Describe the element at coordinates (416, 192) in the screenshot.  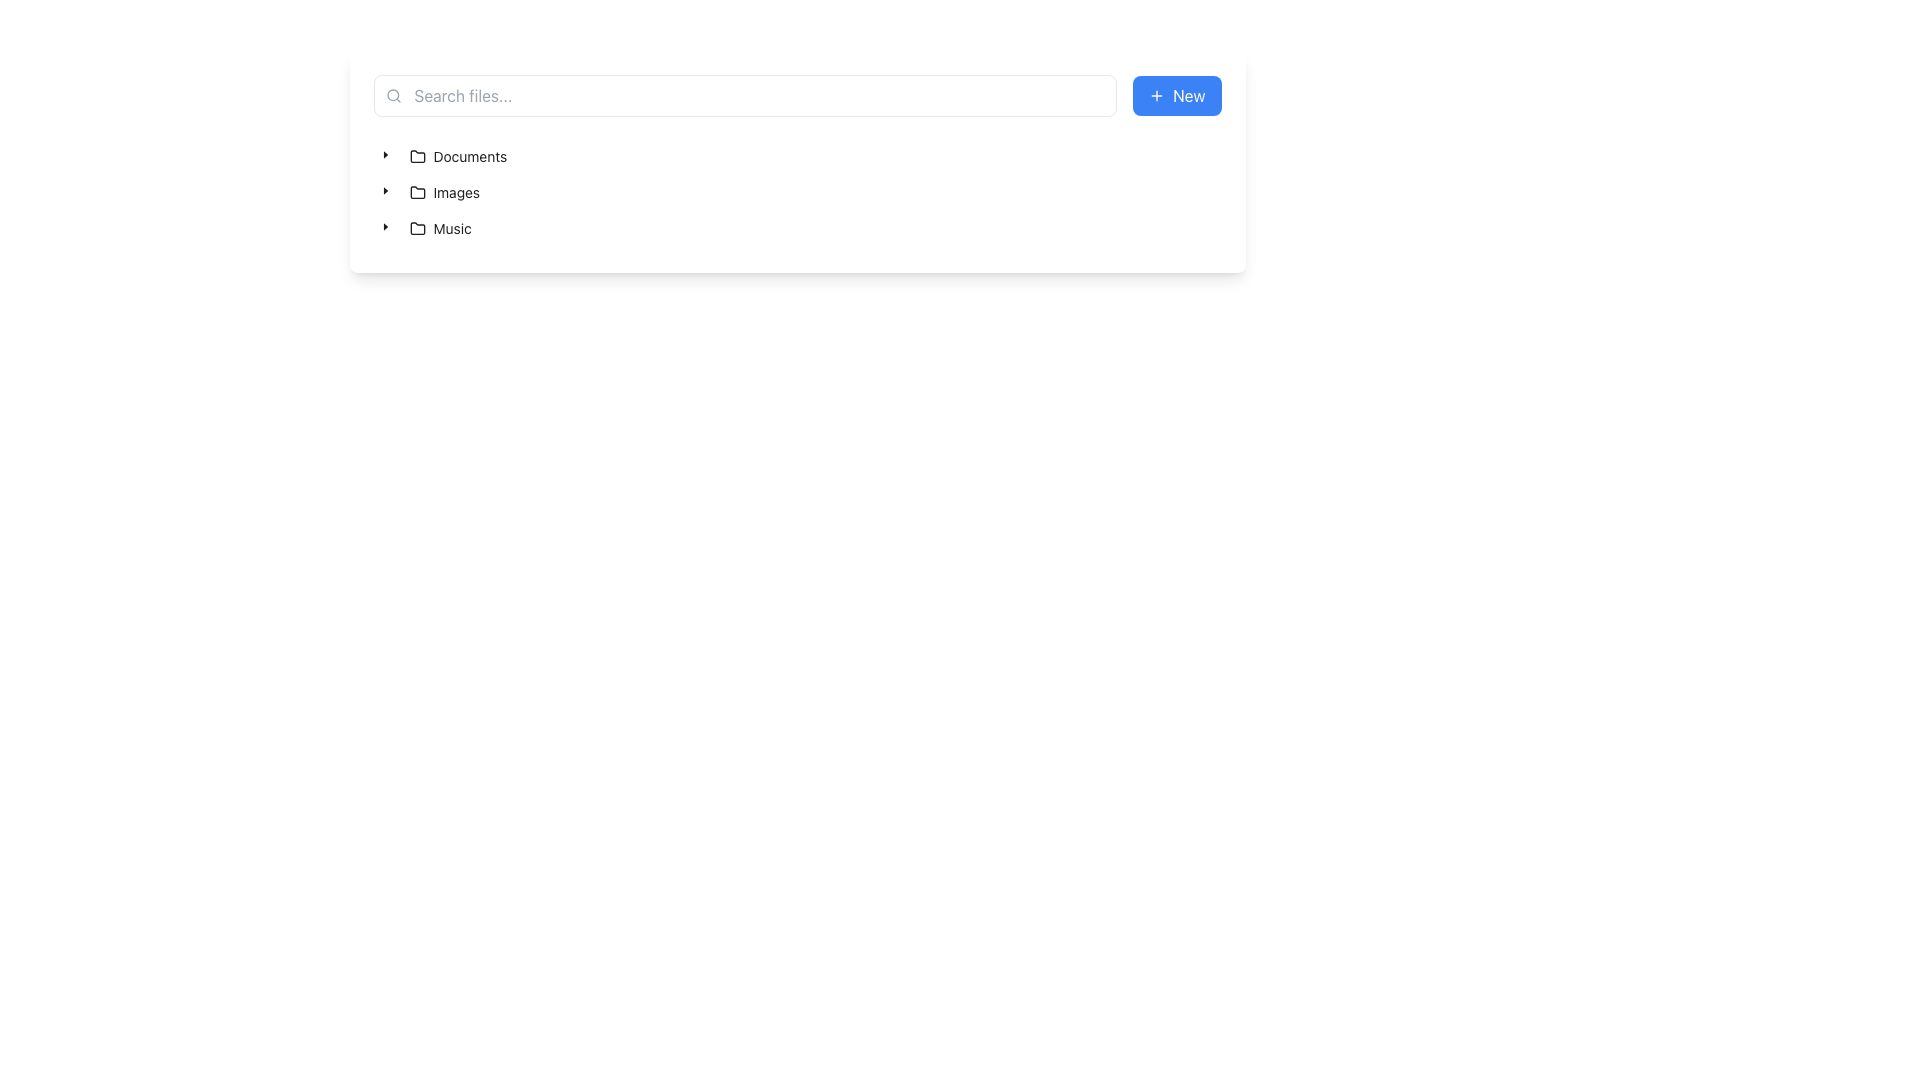
I see `the folder icon located to the immediate left of the 'Images' label in the second entry of the list to focus or select the associated folder` at that location.